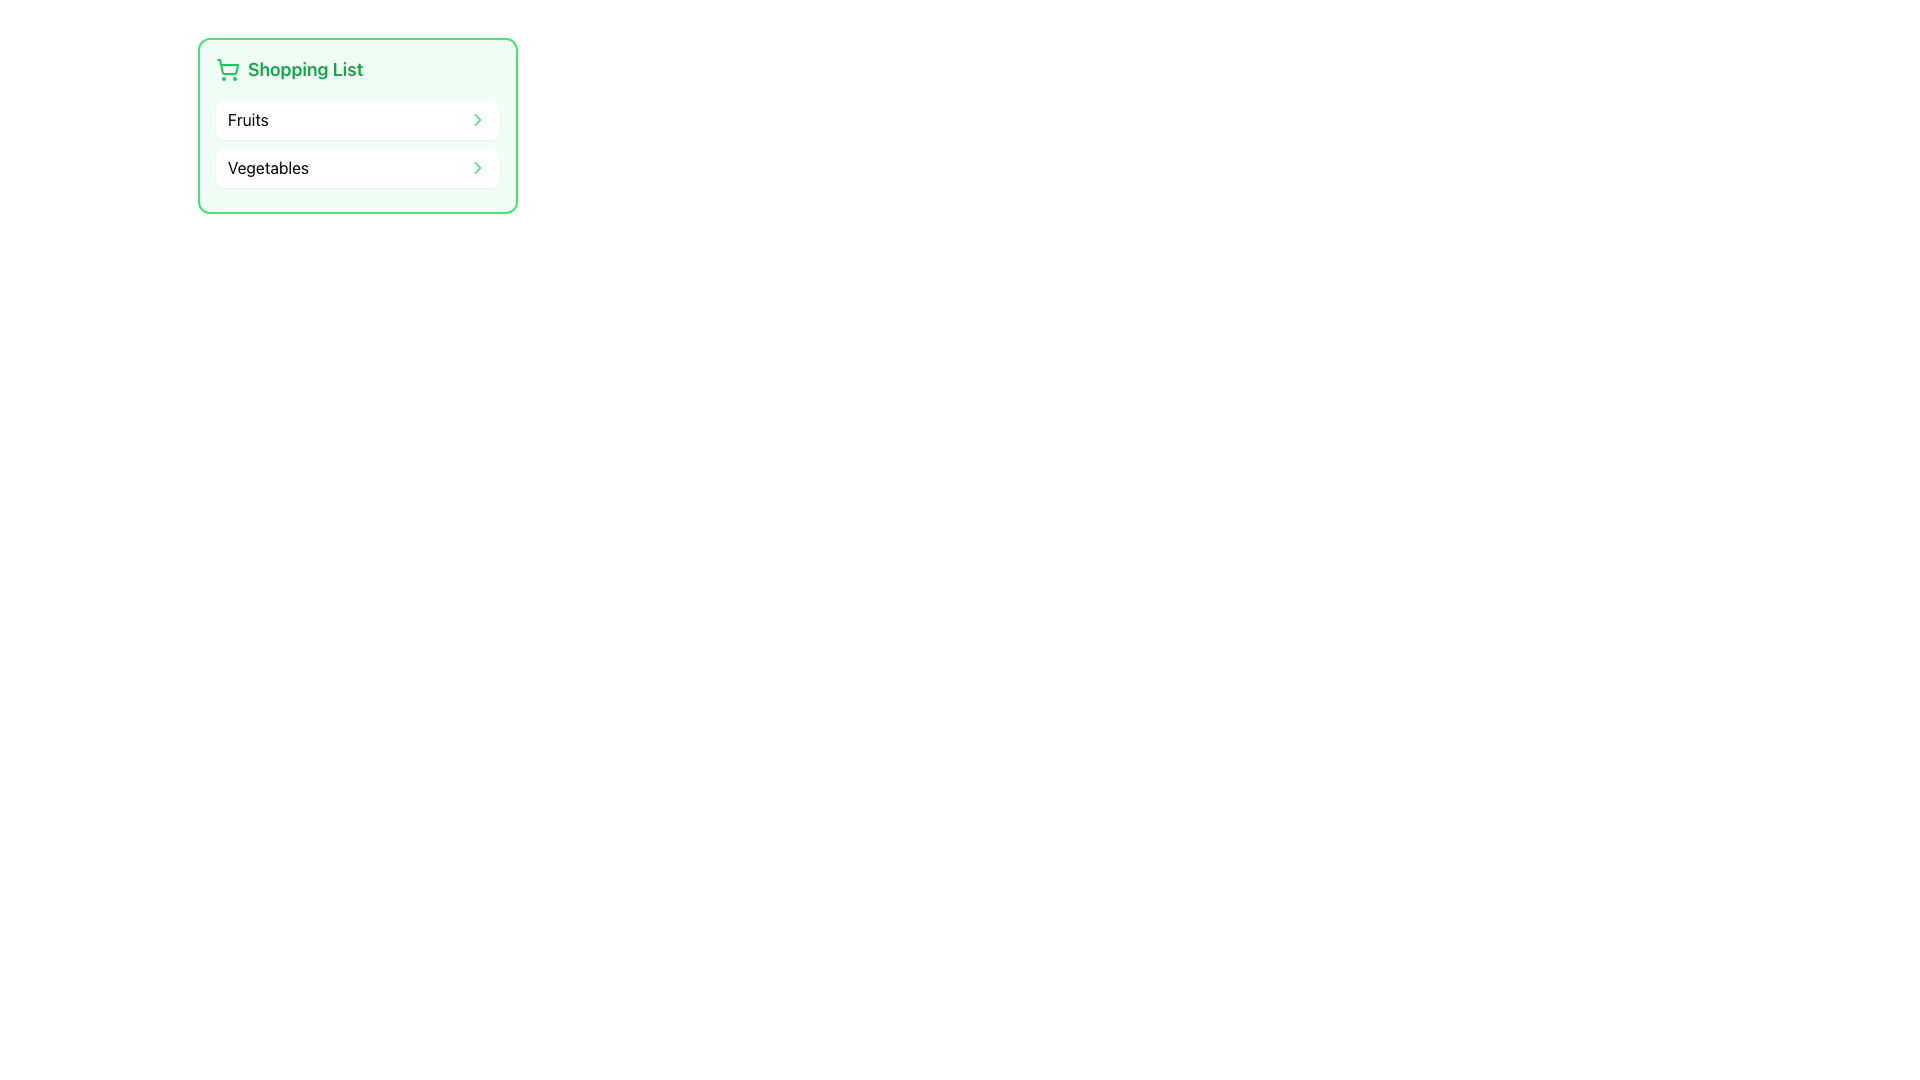 The width and height of the screenshot is (1920, 1080). Describe the element at coordinates (358, 126) in the screenshot. I see `the first item in the Shopping List titled 'Fruits'` at that location.